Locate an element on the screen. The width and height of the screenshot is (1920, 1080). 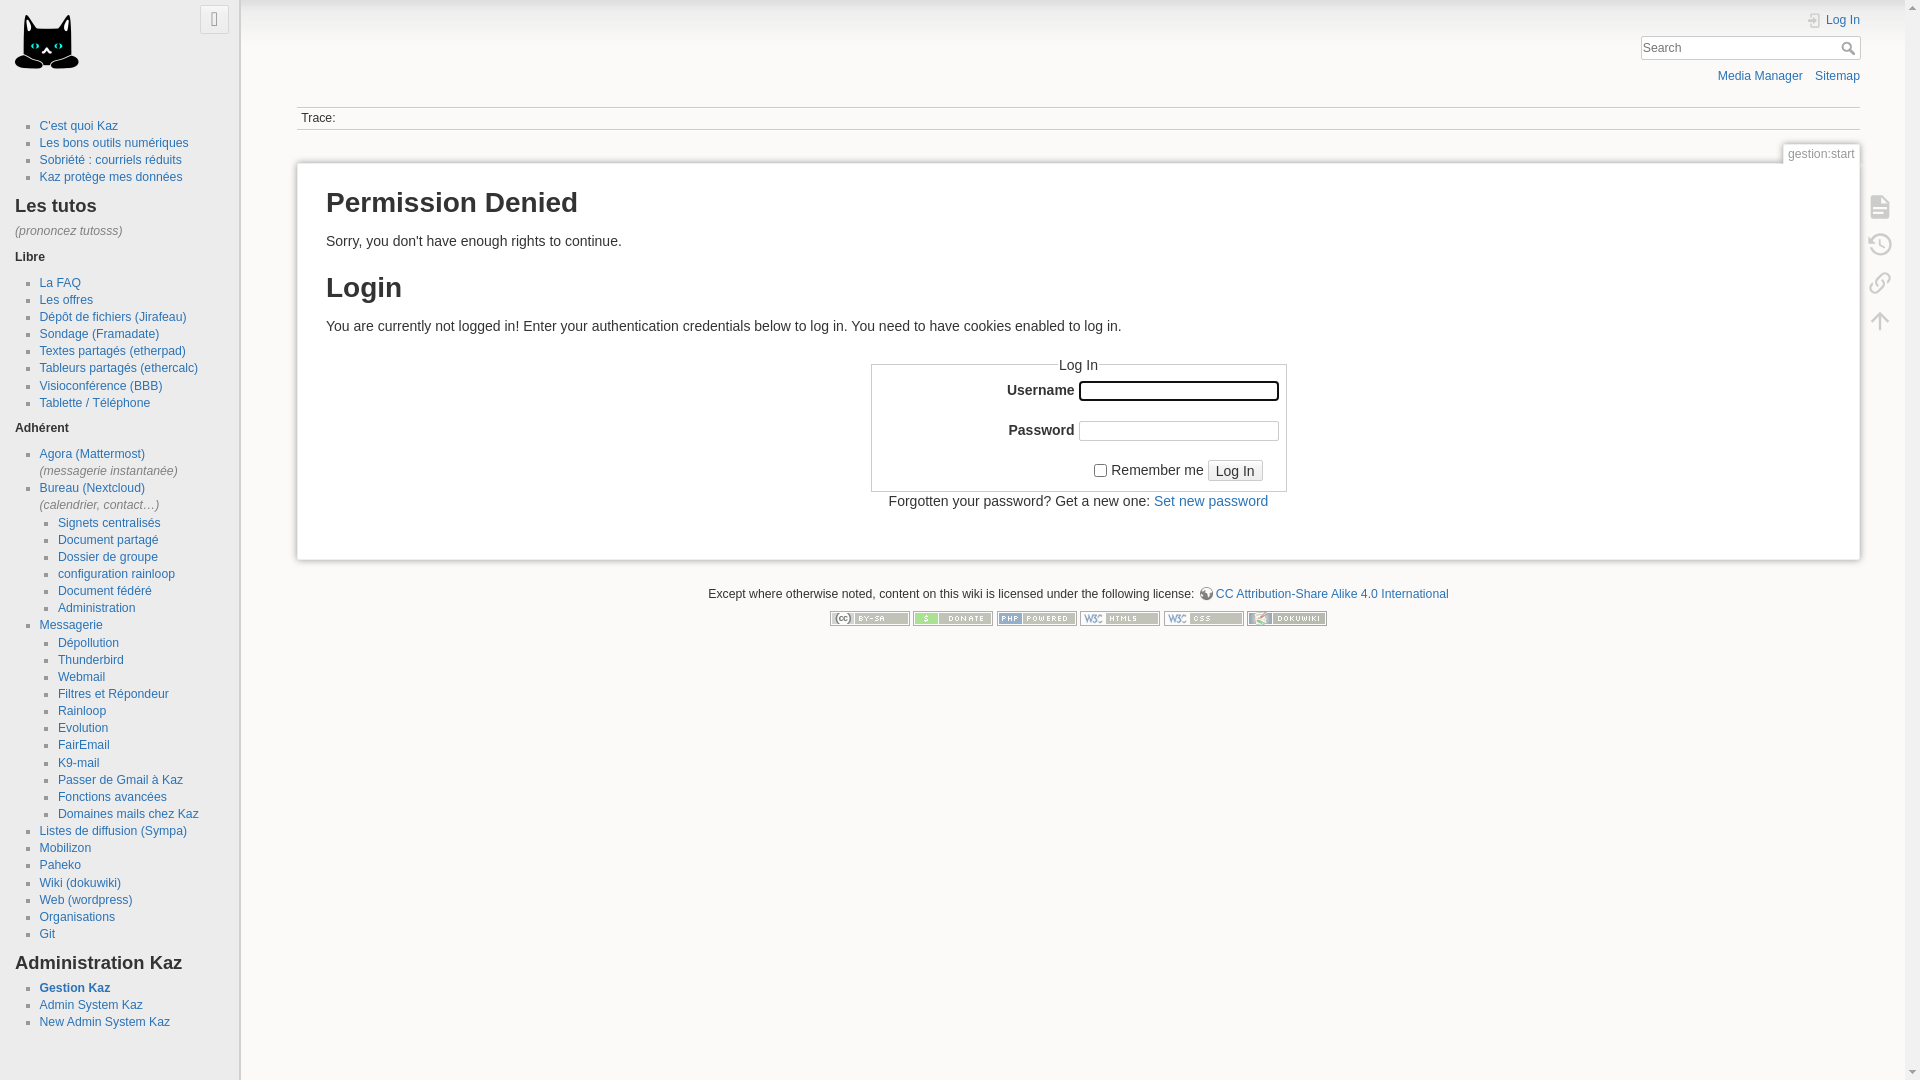
'Set new password' is located at coordinates (1209, 500).